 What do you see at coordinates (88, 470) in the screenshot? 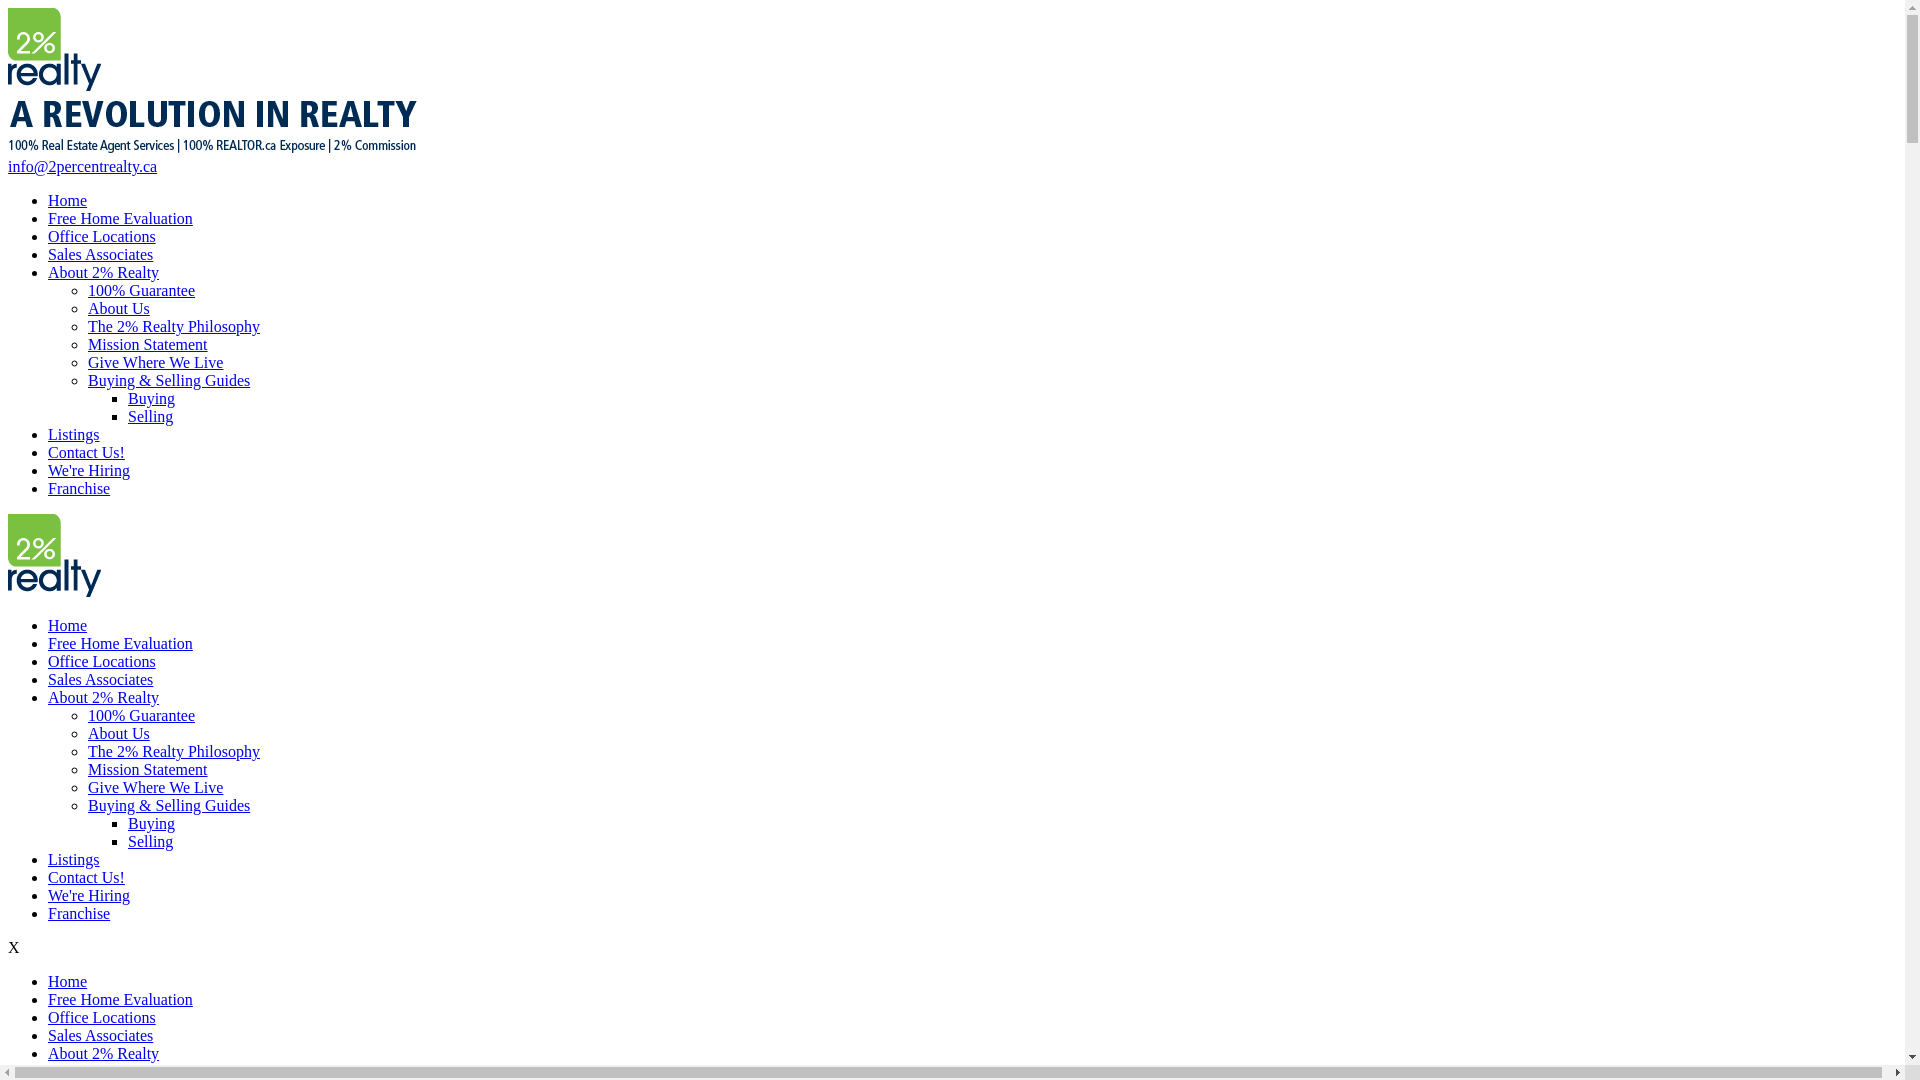
I see `'We're Hiring'` at bounding box center [88, 470].